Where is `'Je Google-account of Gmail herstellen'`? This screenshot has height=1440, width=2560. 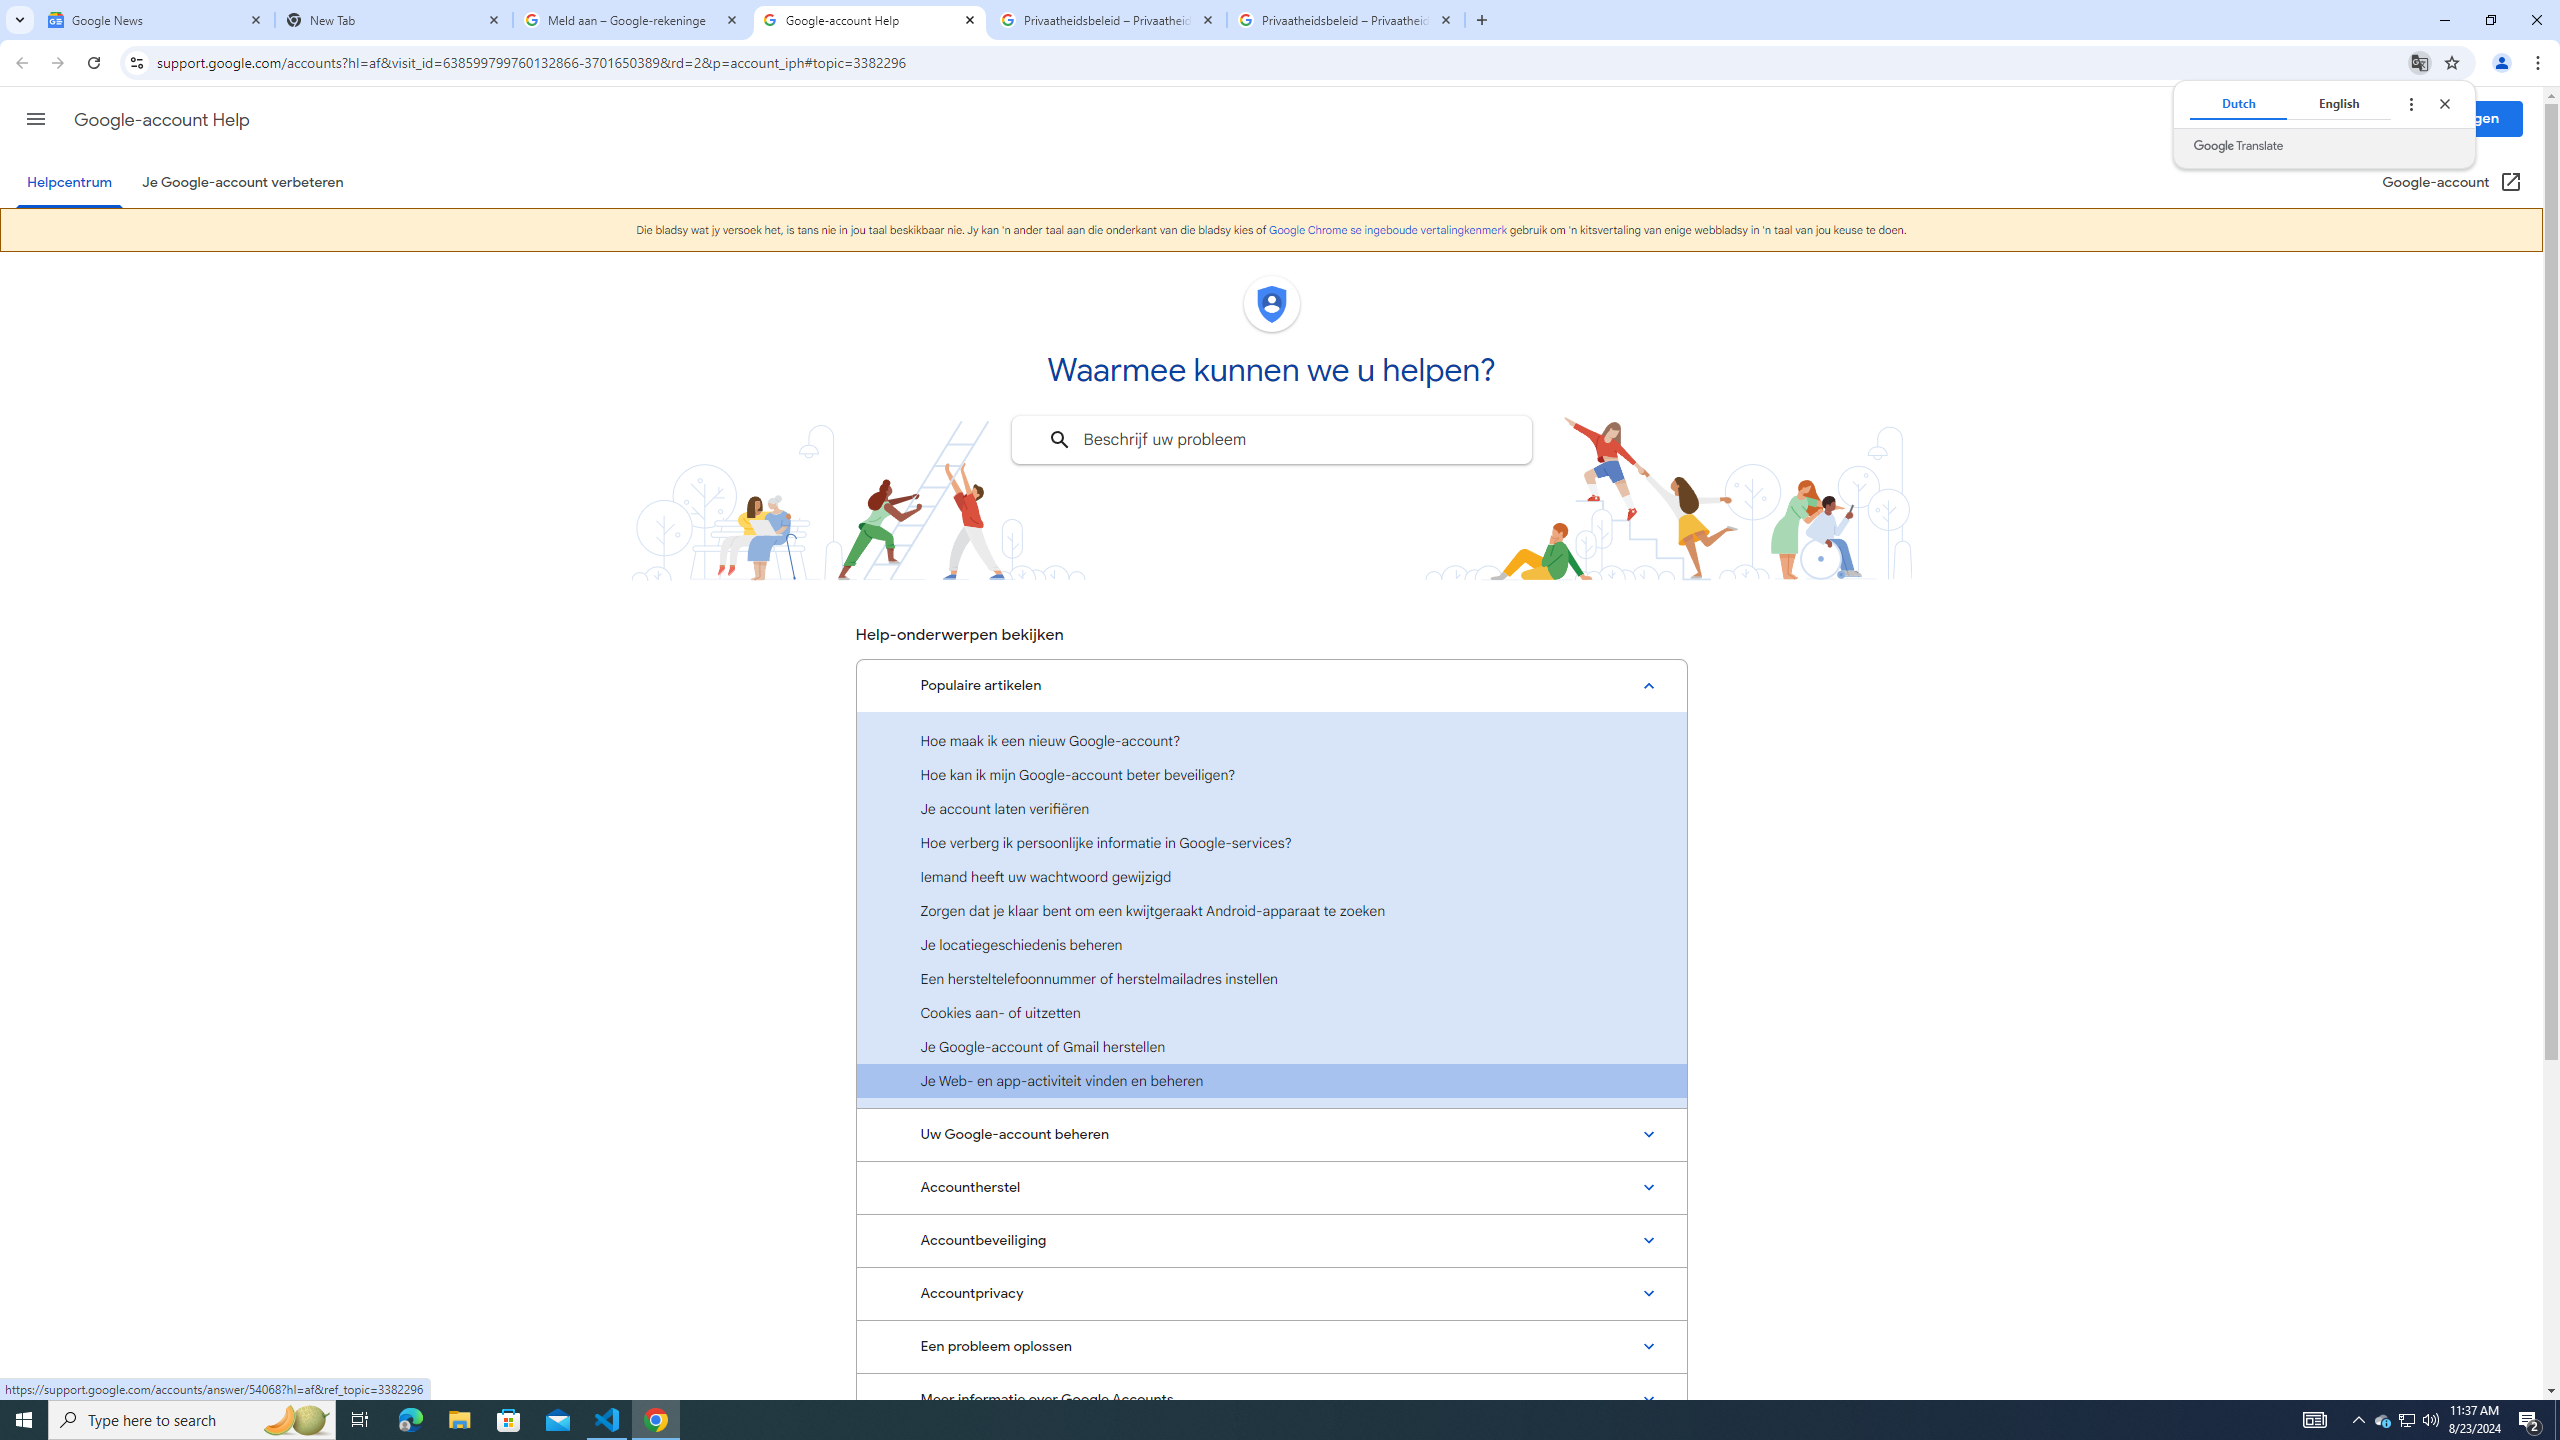
'Je Google-account of Gmail herstellen' is located at coordinates (1271, 1045).